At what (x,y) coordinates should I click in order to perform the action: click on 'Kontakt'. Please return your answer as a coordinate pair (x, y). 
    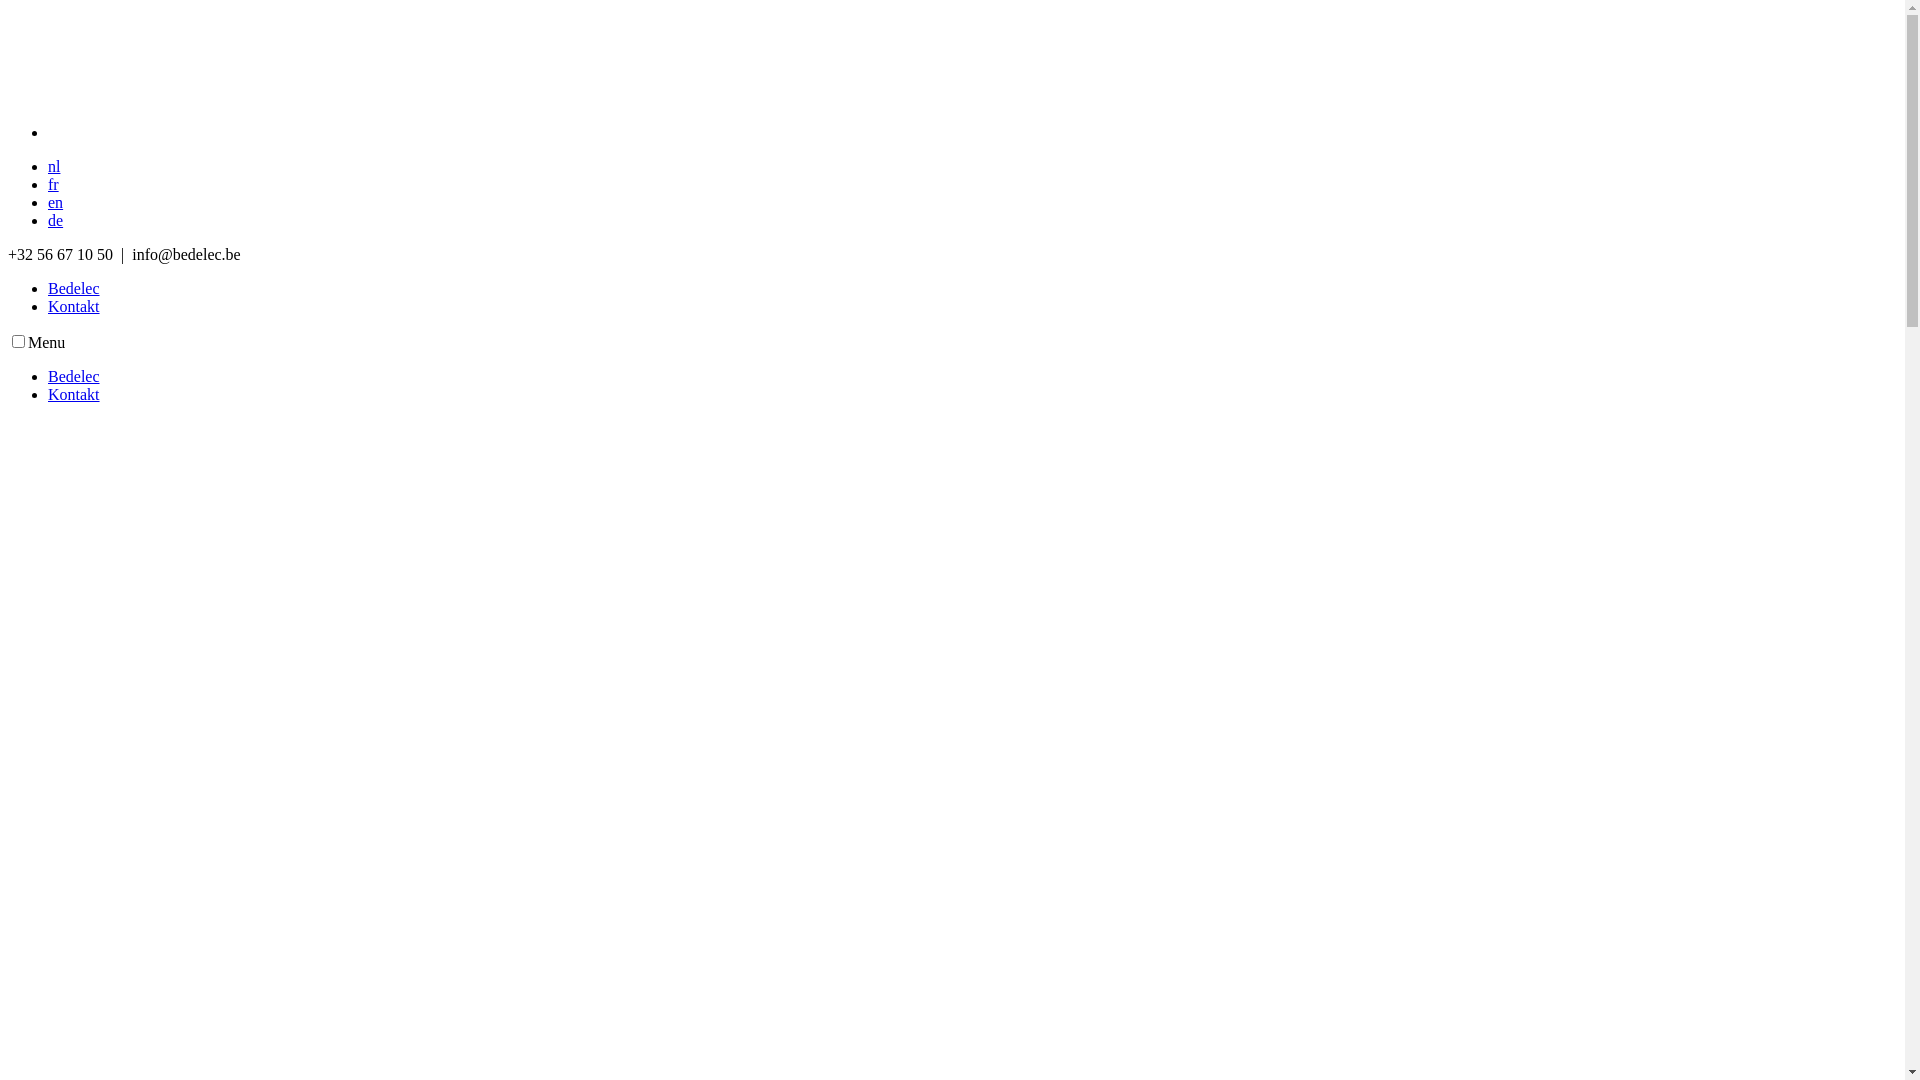
    Looking at the image, I should click on (73, 394).